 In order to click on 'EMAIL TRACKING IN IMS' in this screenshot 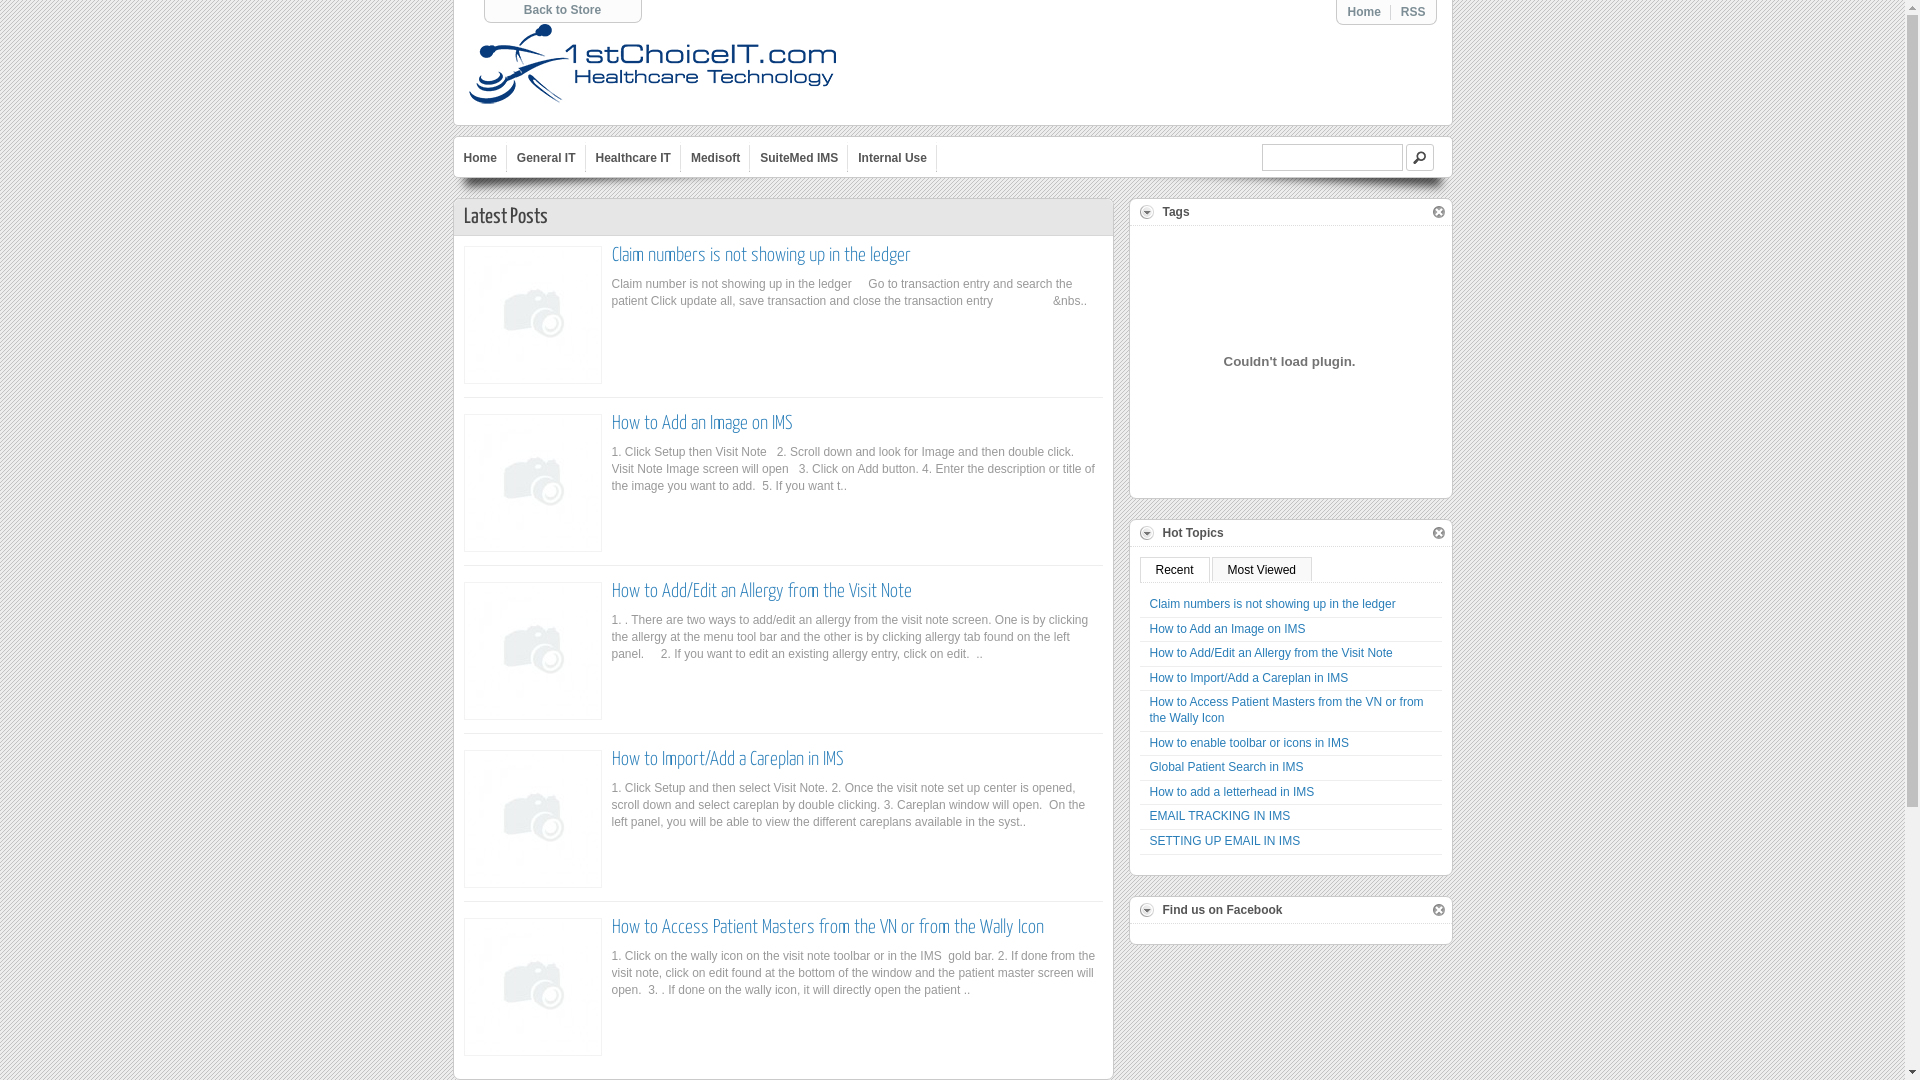, I will do `click(1140, 817)`.